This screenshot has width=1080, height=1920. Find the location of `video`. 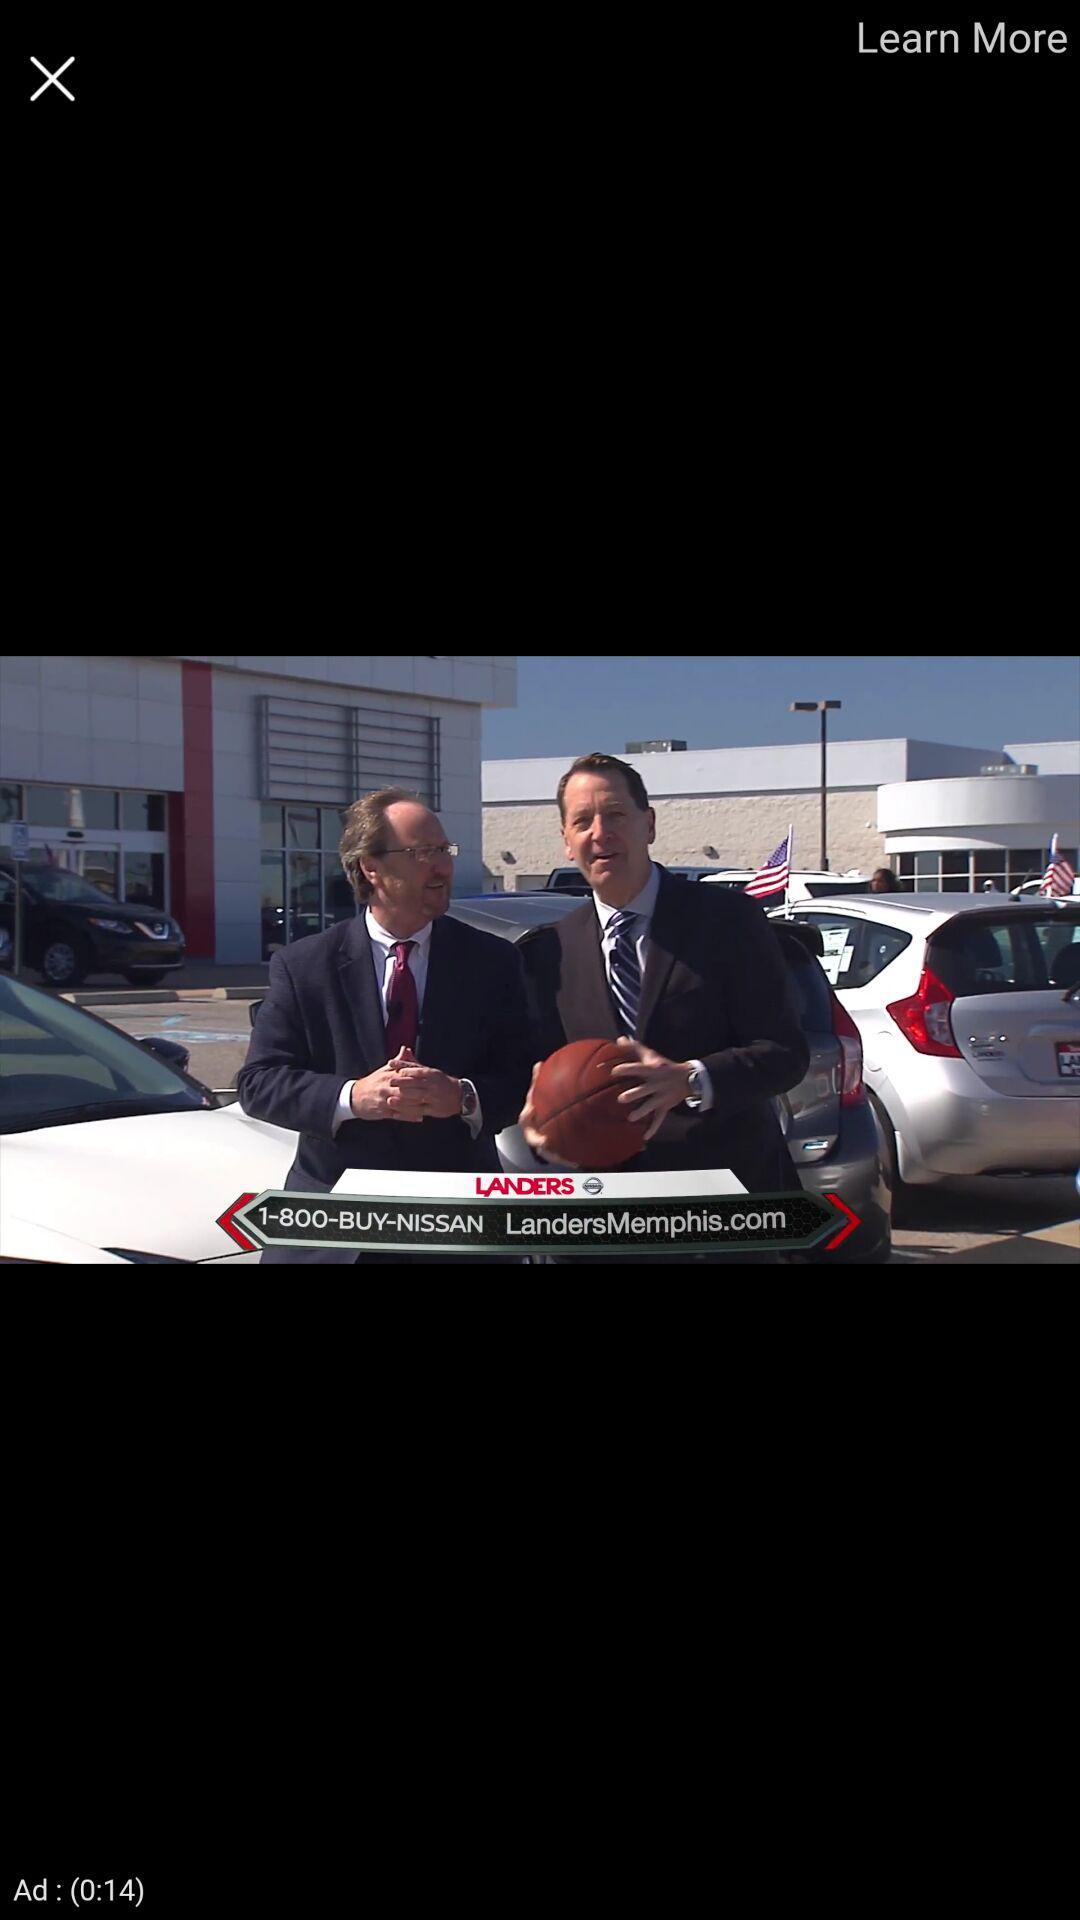

video is located at coordinates (51, 78).